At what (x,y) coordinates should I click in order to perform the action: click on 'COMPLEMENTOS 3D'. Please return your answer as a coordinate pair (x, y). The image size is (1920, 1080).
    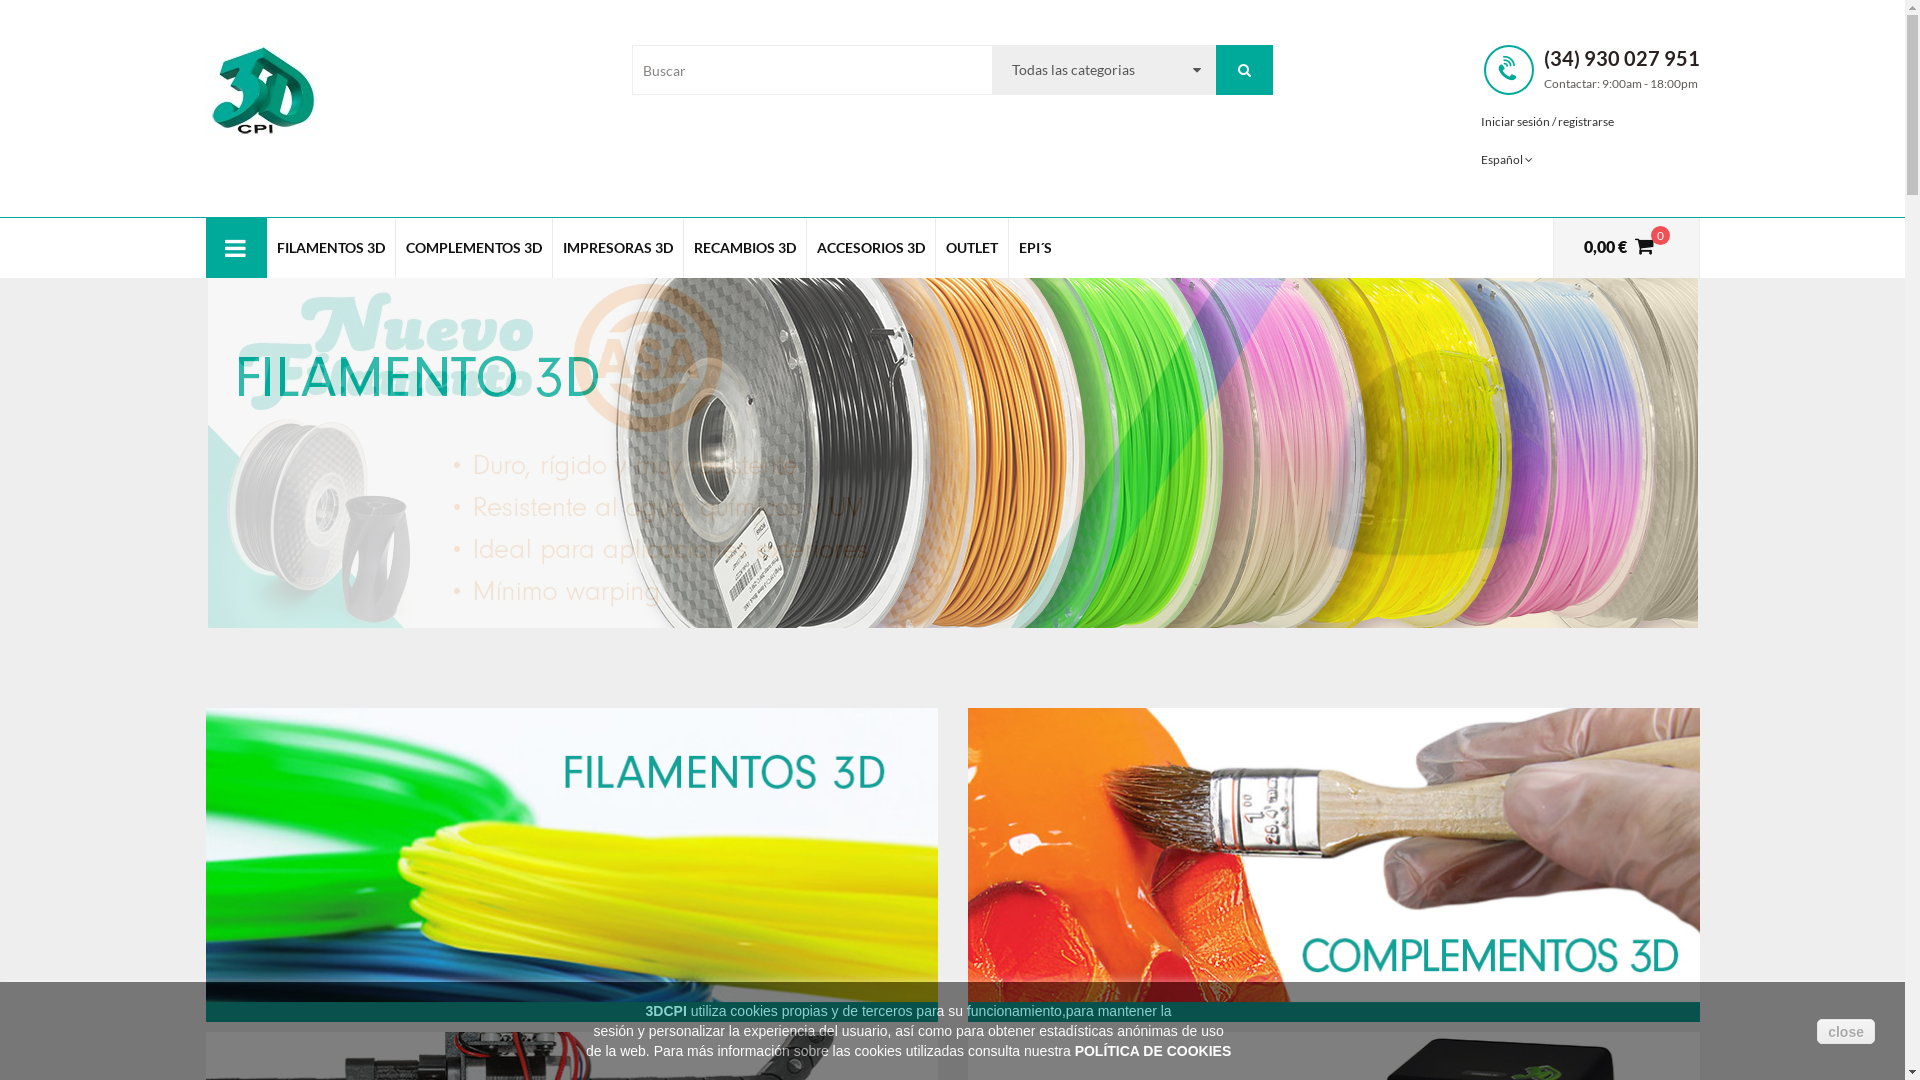
    Looking at the image, I should click on (473, 246).